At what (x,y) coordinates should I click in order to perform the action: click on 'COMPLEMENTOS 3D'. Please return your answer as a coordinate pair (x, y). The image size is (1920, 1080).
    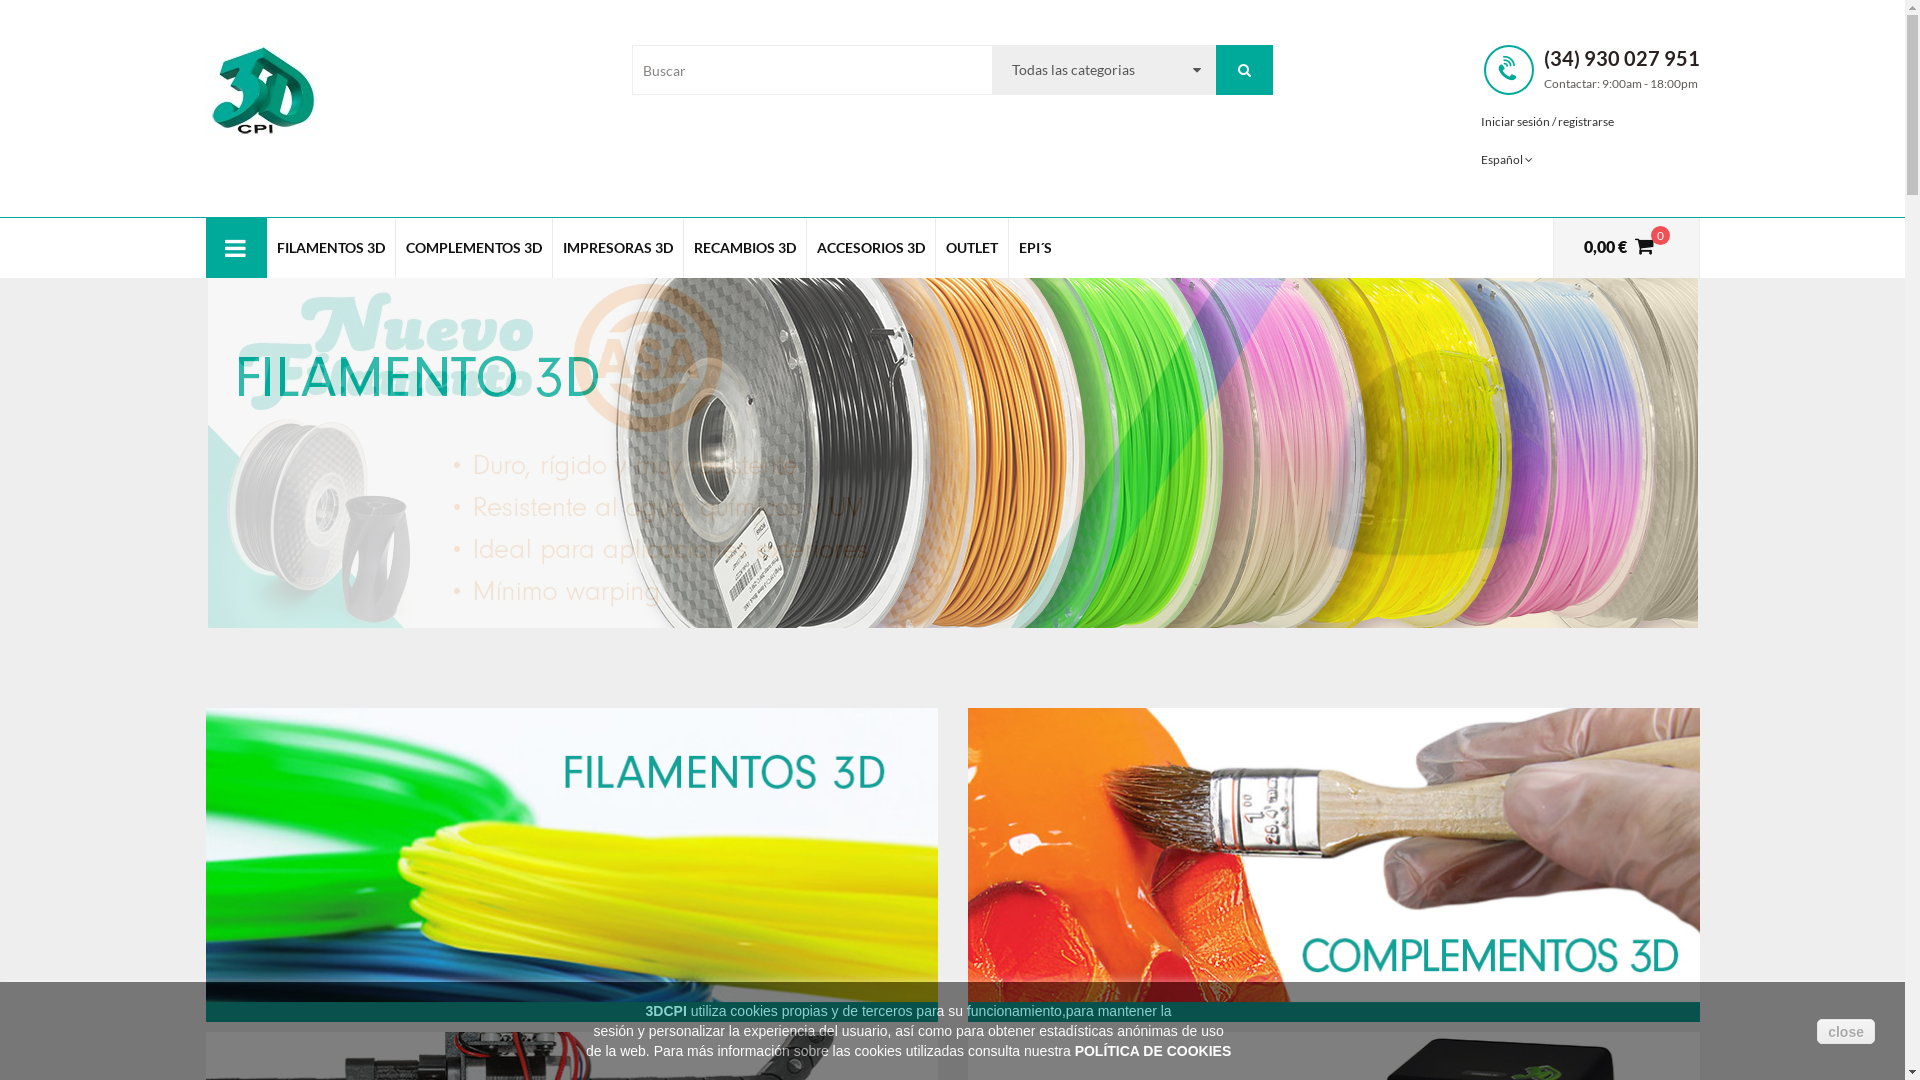
    Looking at the image, I should click on (473, 246).